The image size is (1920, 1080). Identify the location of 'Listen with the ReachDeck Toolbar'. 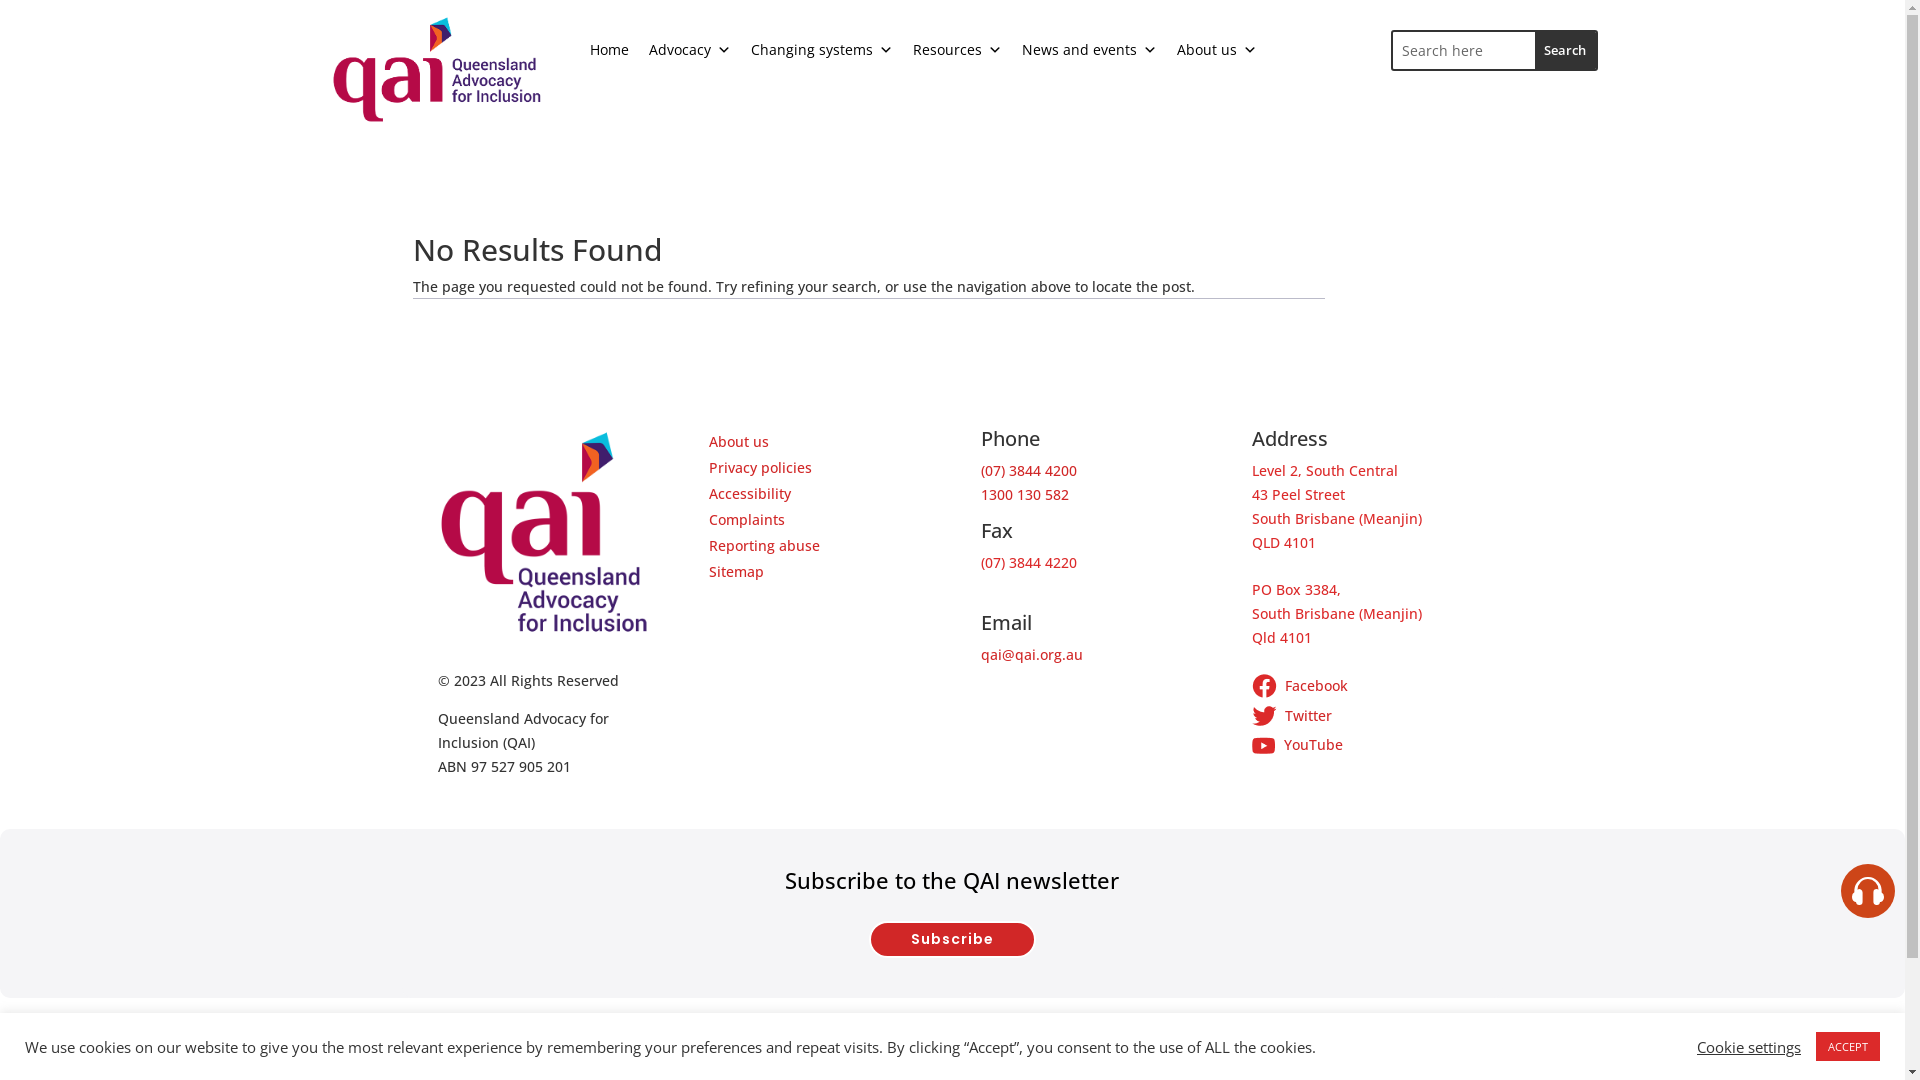
(1866, 890).